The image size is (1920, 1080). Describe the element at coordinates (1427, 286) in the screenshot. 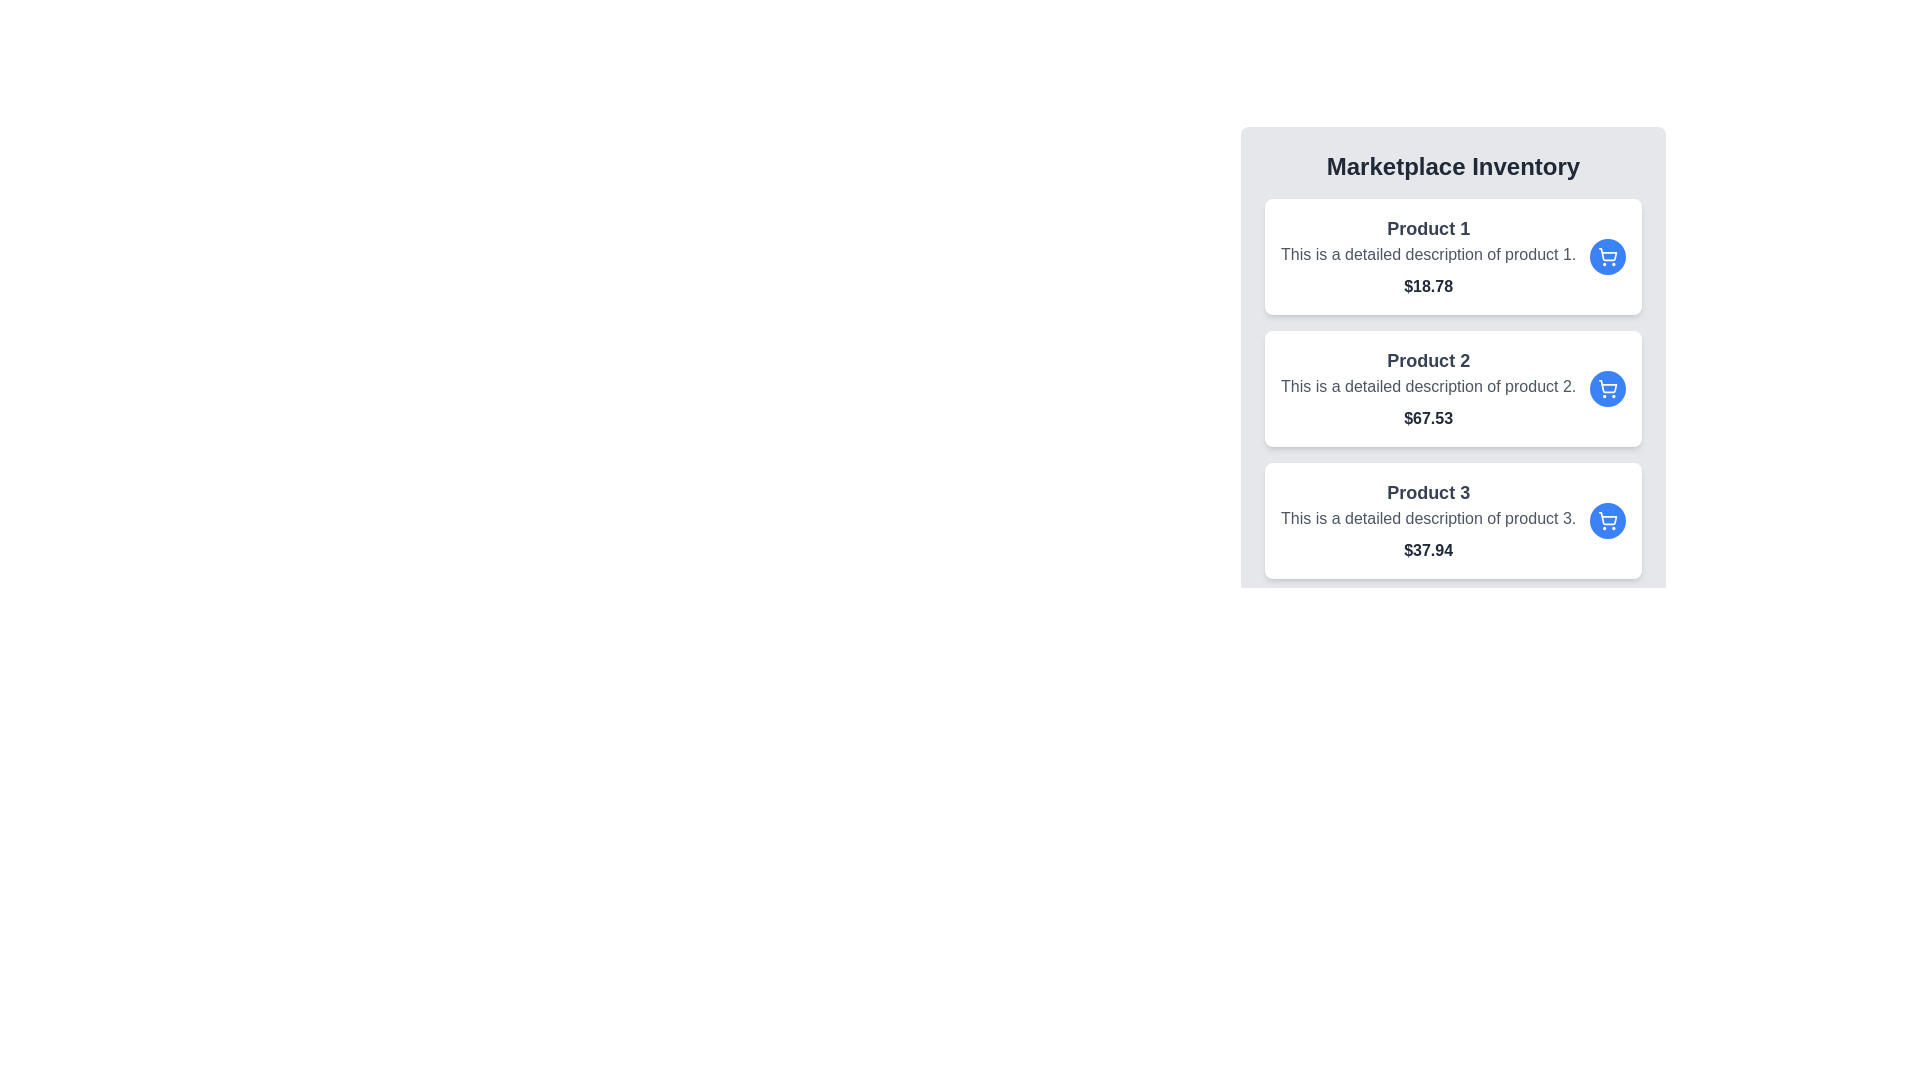

I see `price information displayed by the text label located below the description of product 1 in the product list` at that location.